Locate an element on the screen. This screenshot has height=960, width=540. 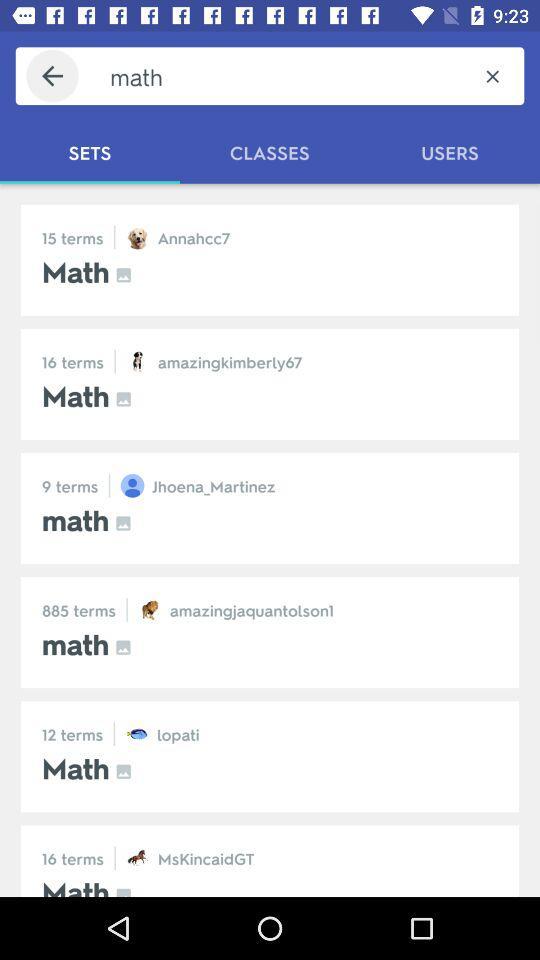
the second option from the top is located at coordinates (270, 383).